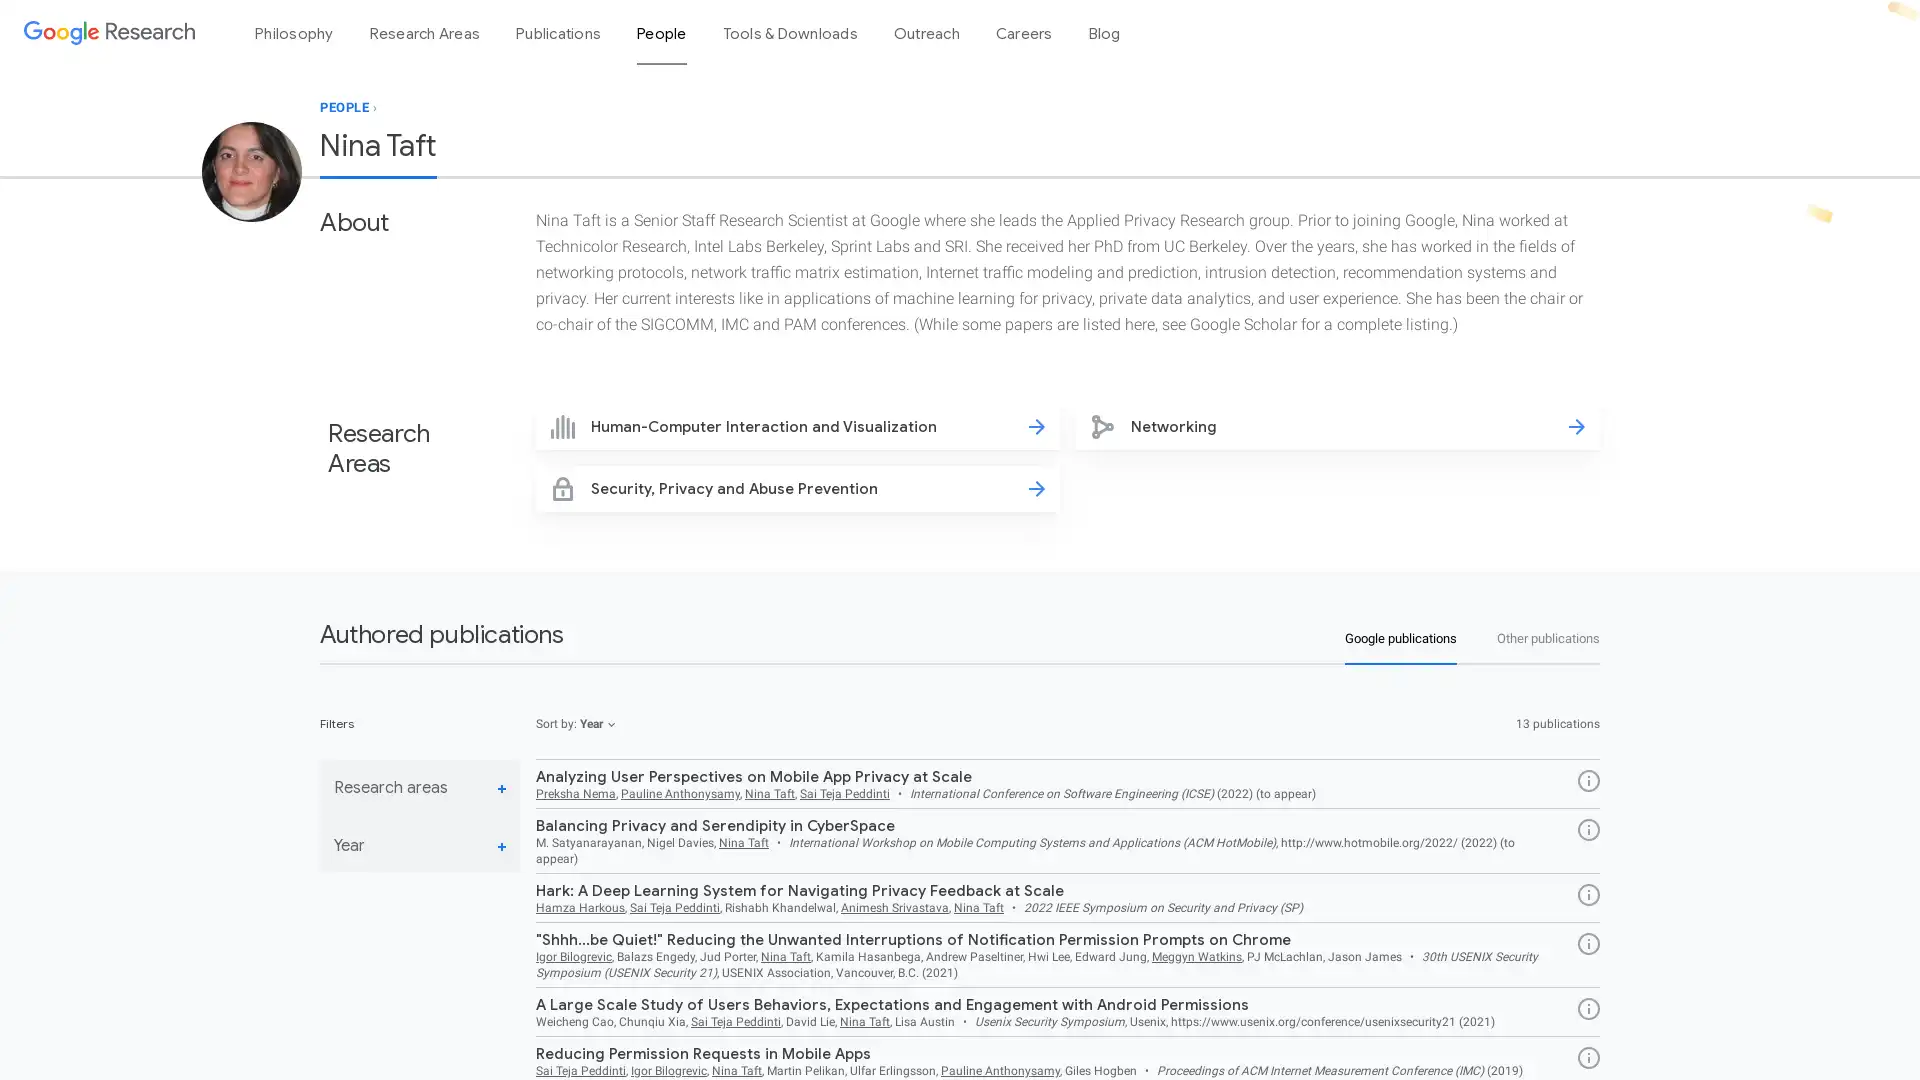  Describe the element at coordinates (597, 724) in the screenshot. I see `Year` at that location.